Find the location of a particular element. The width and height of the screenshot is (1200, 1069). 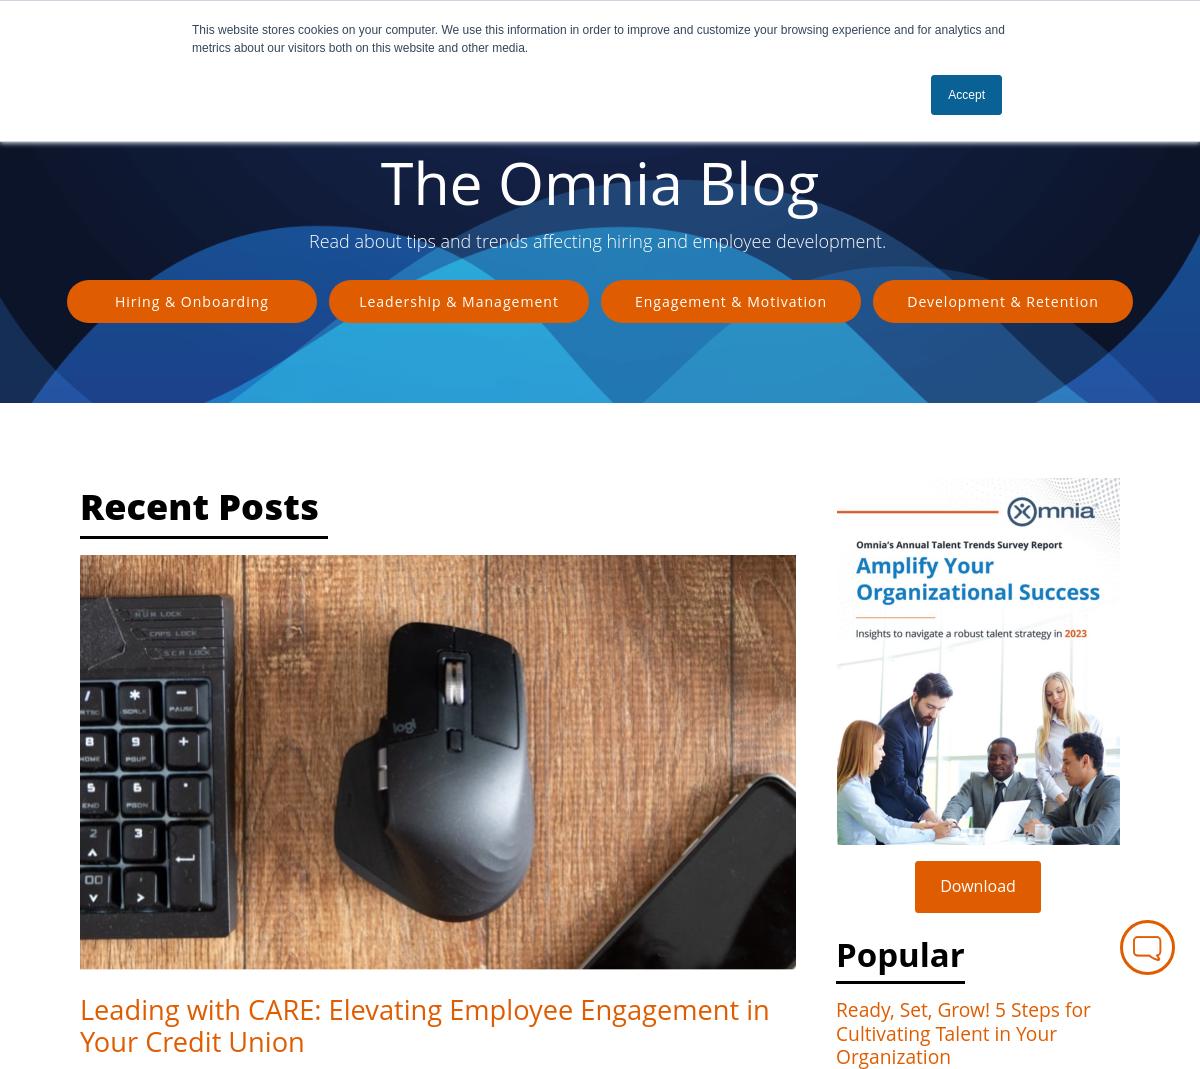

'This website stores cookies on your computer.  We use this information in order to improve and customize your browsing experience and for analytics and metrics about our visitors both on this website and other media.' is located at coordinates (596, 38).